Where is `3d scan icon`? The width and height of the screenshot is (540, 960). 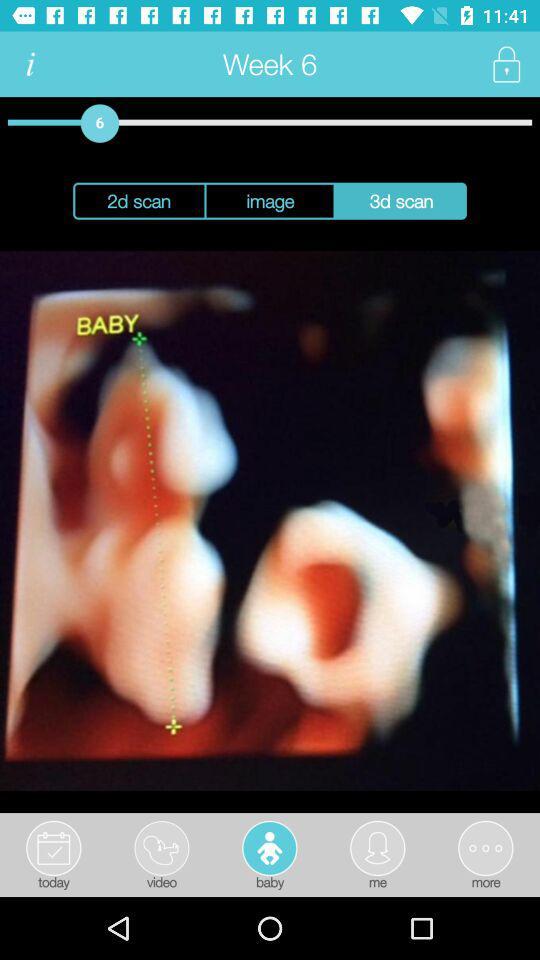 3d scan icon is located at coordinates (401, 201).